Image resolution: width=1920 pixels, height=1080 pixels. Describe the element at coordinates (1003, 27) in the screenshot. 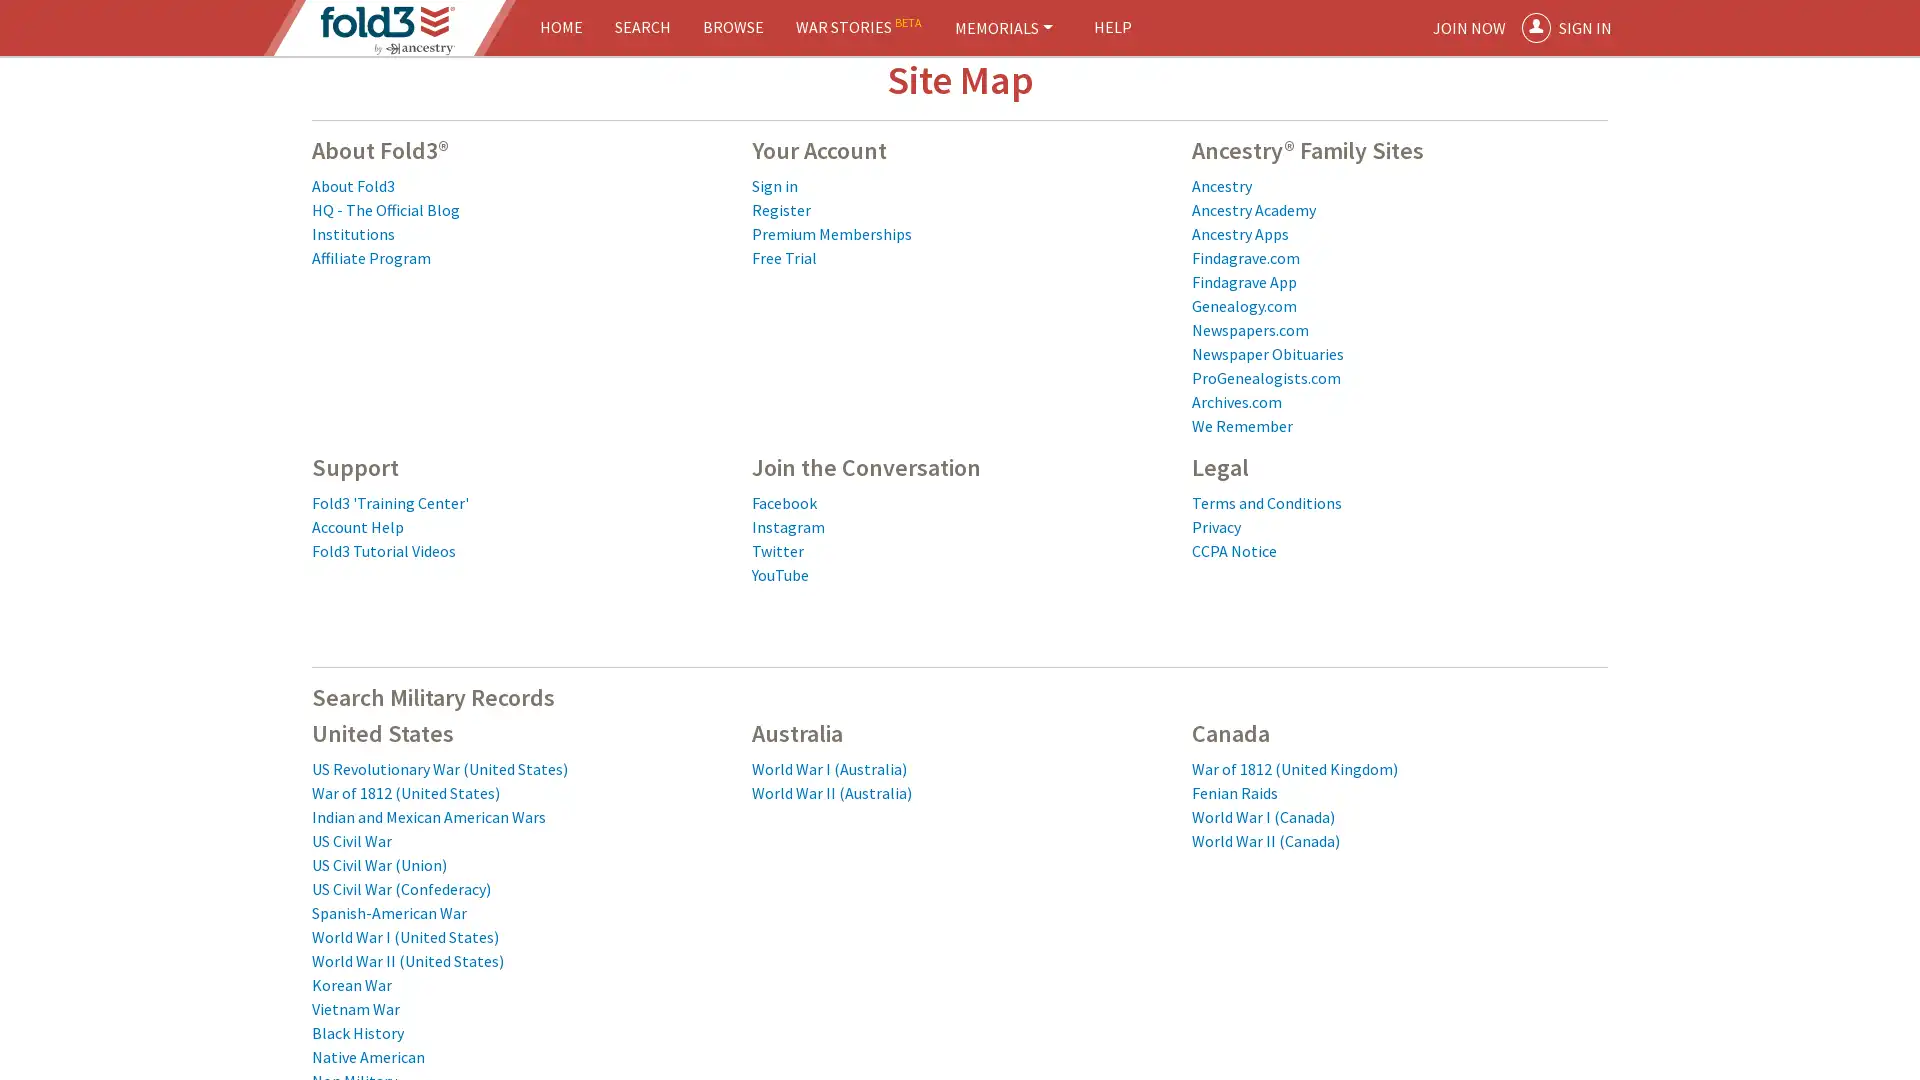

I see `MEMORIALS` at that location.